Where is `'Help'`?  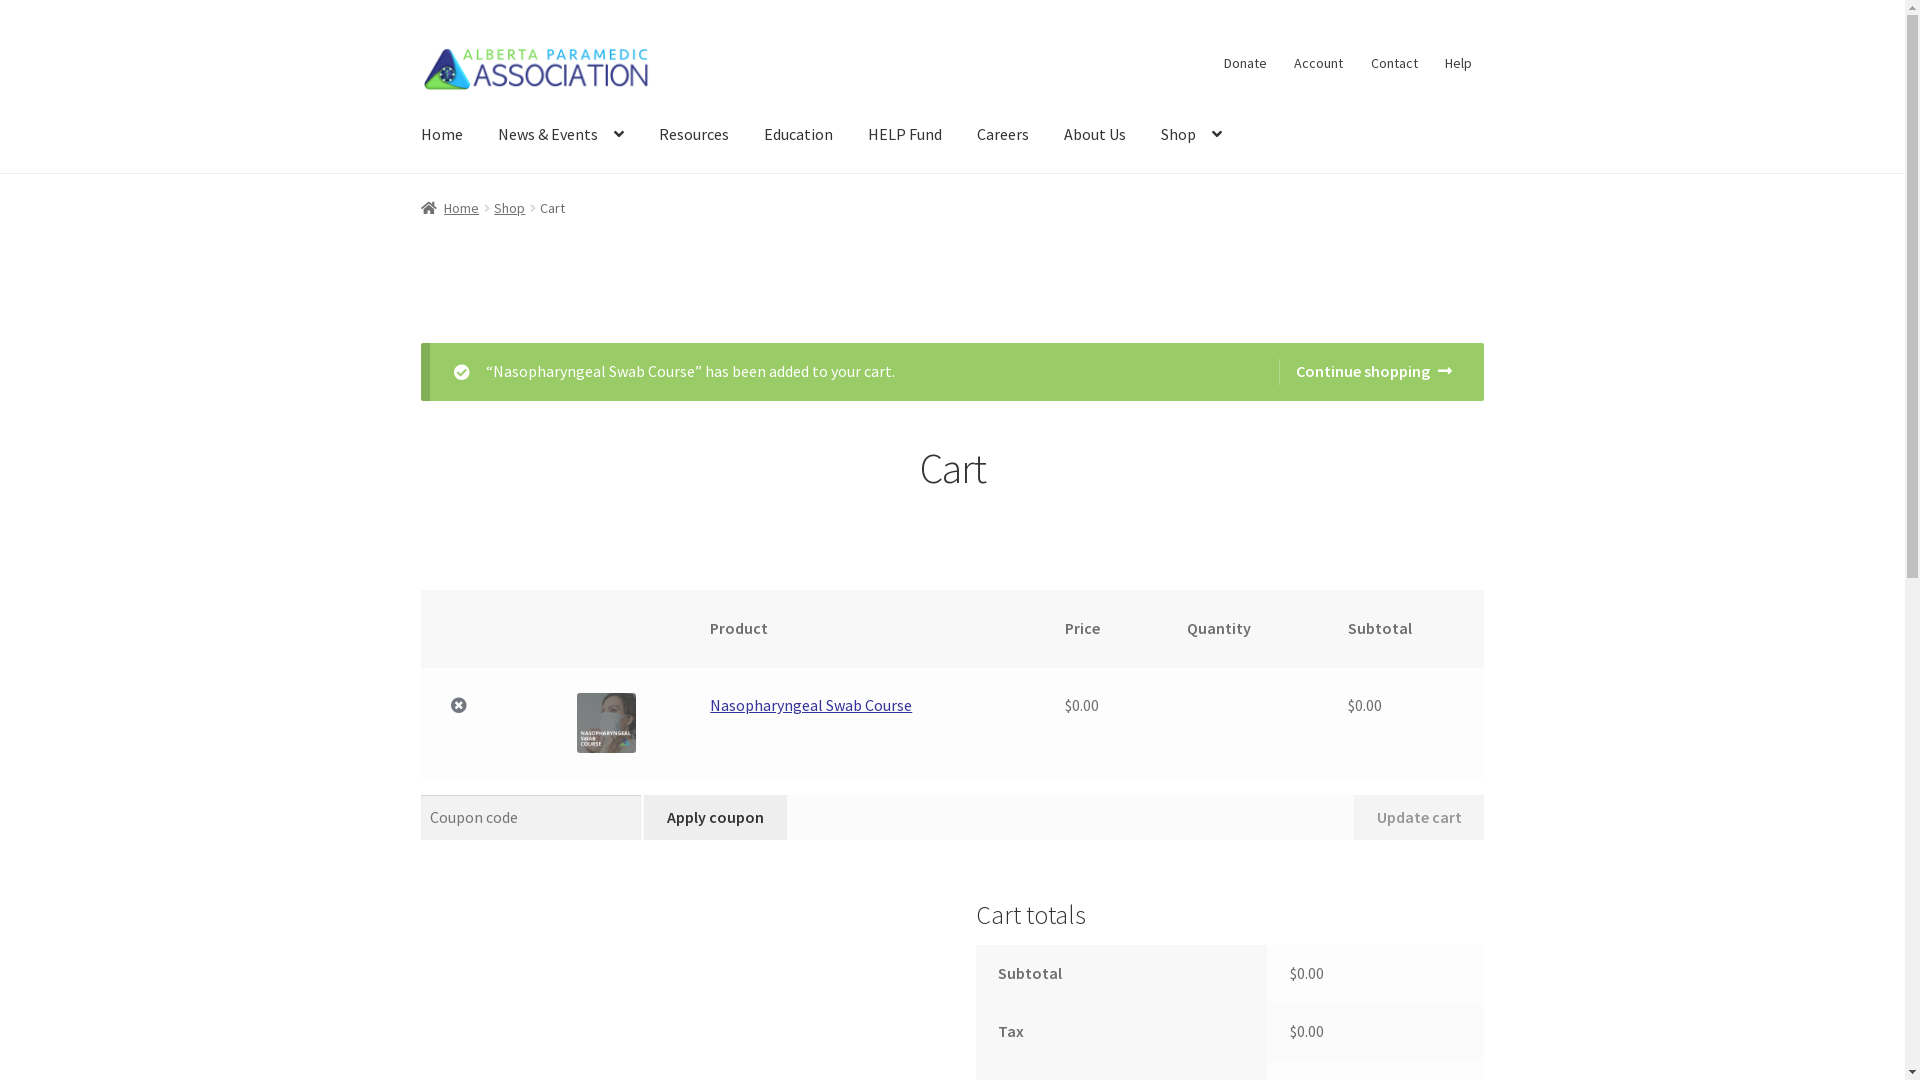
'Help' is located at coordinates (1459, 61).